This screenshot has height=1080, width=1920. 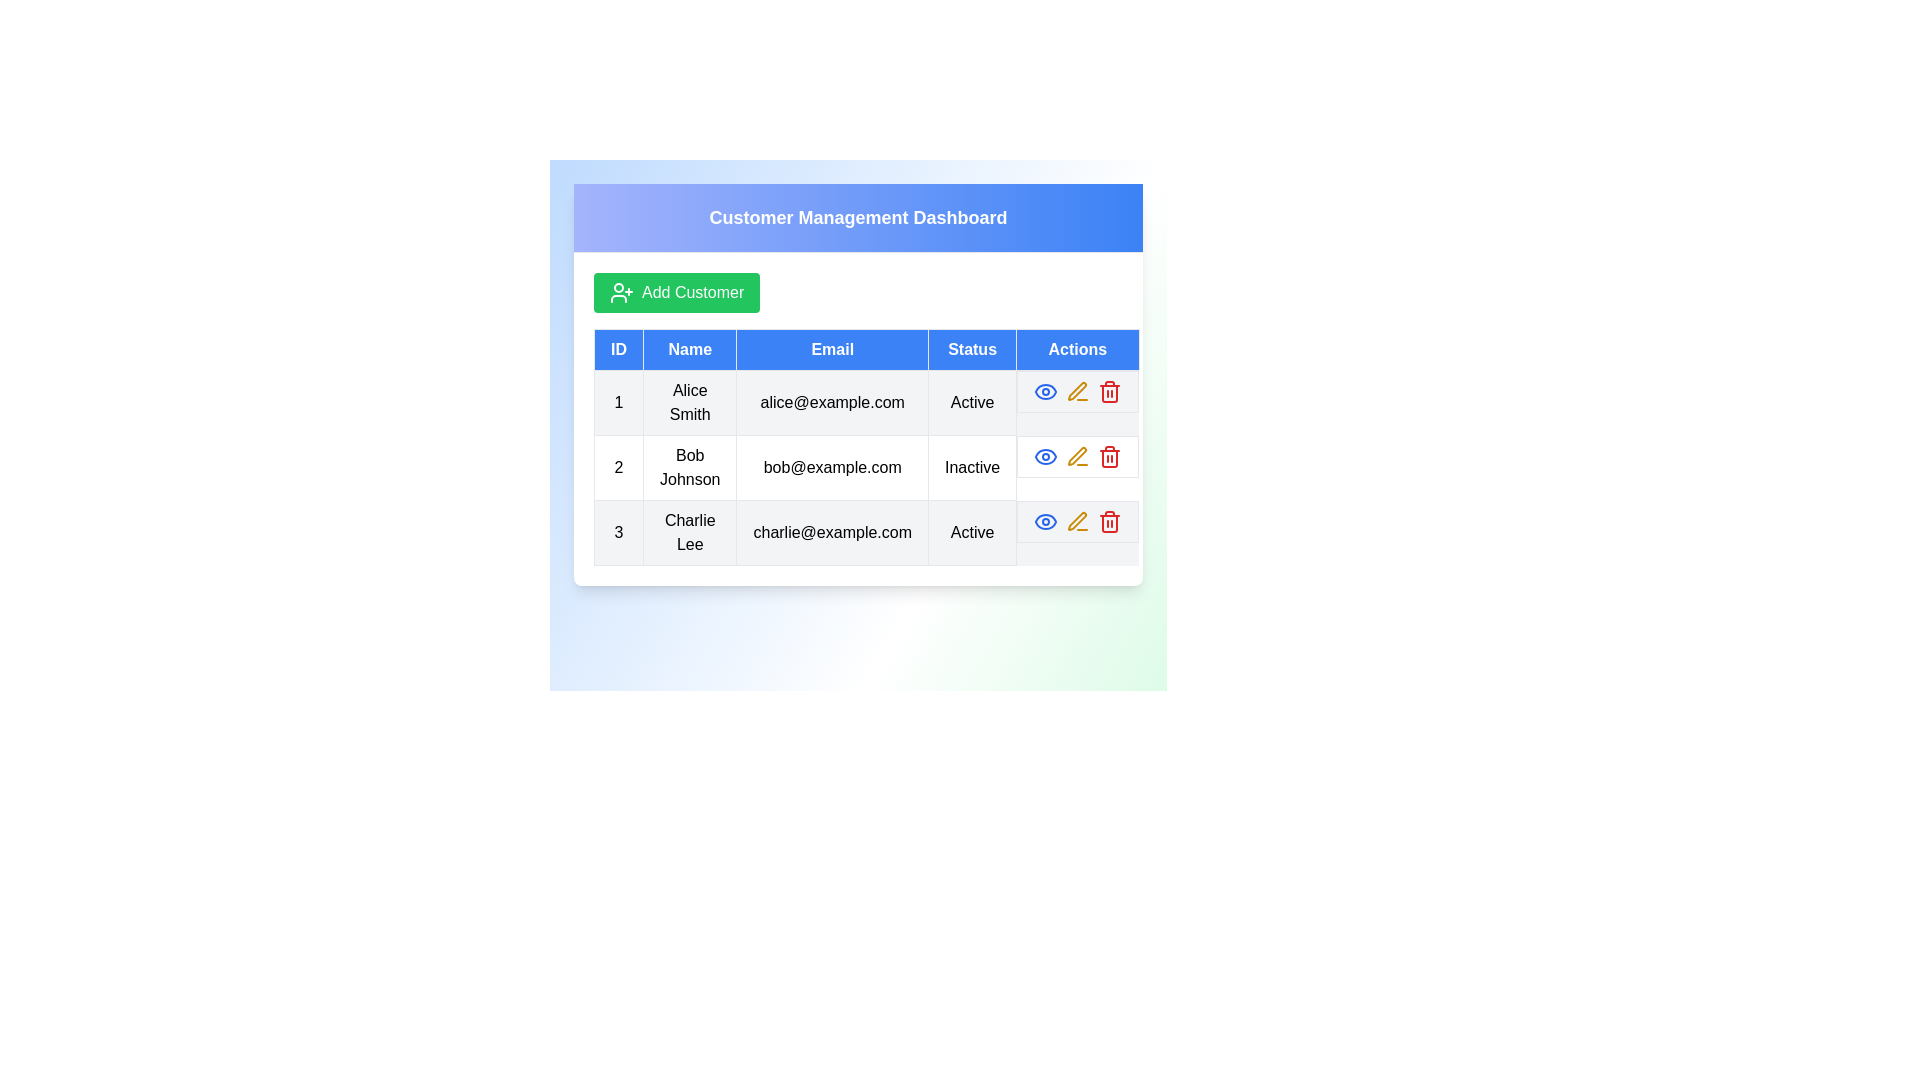 I want to click on the 'Eye' icon for the customer with ID 3, so click(x=1045, y=520).